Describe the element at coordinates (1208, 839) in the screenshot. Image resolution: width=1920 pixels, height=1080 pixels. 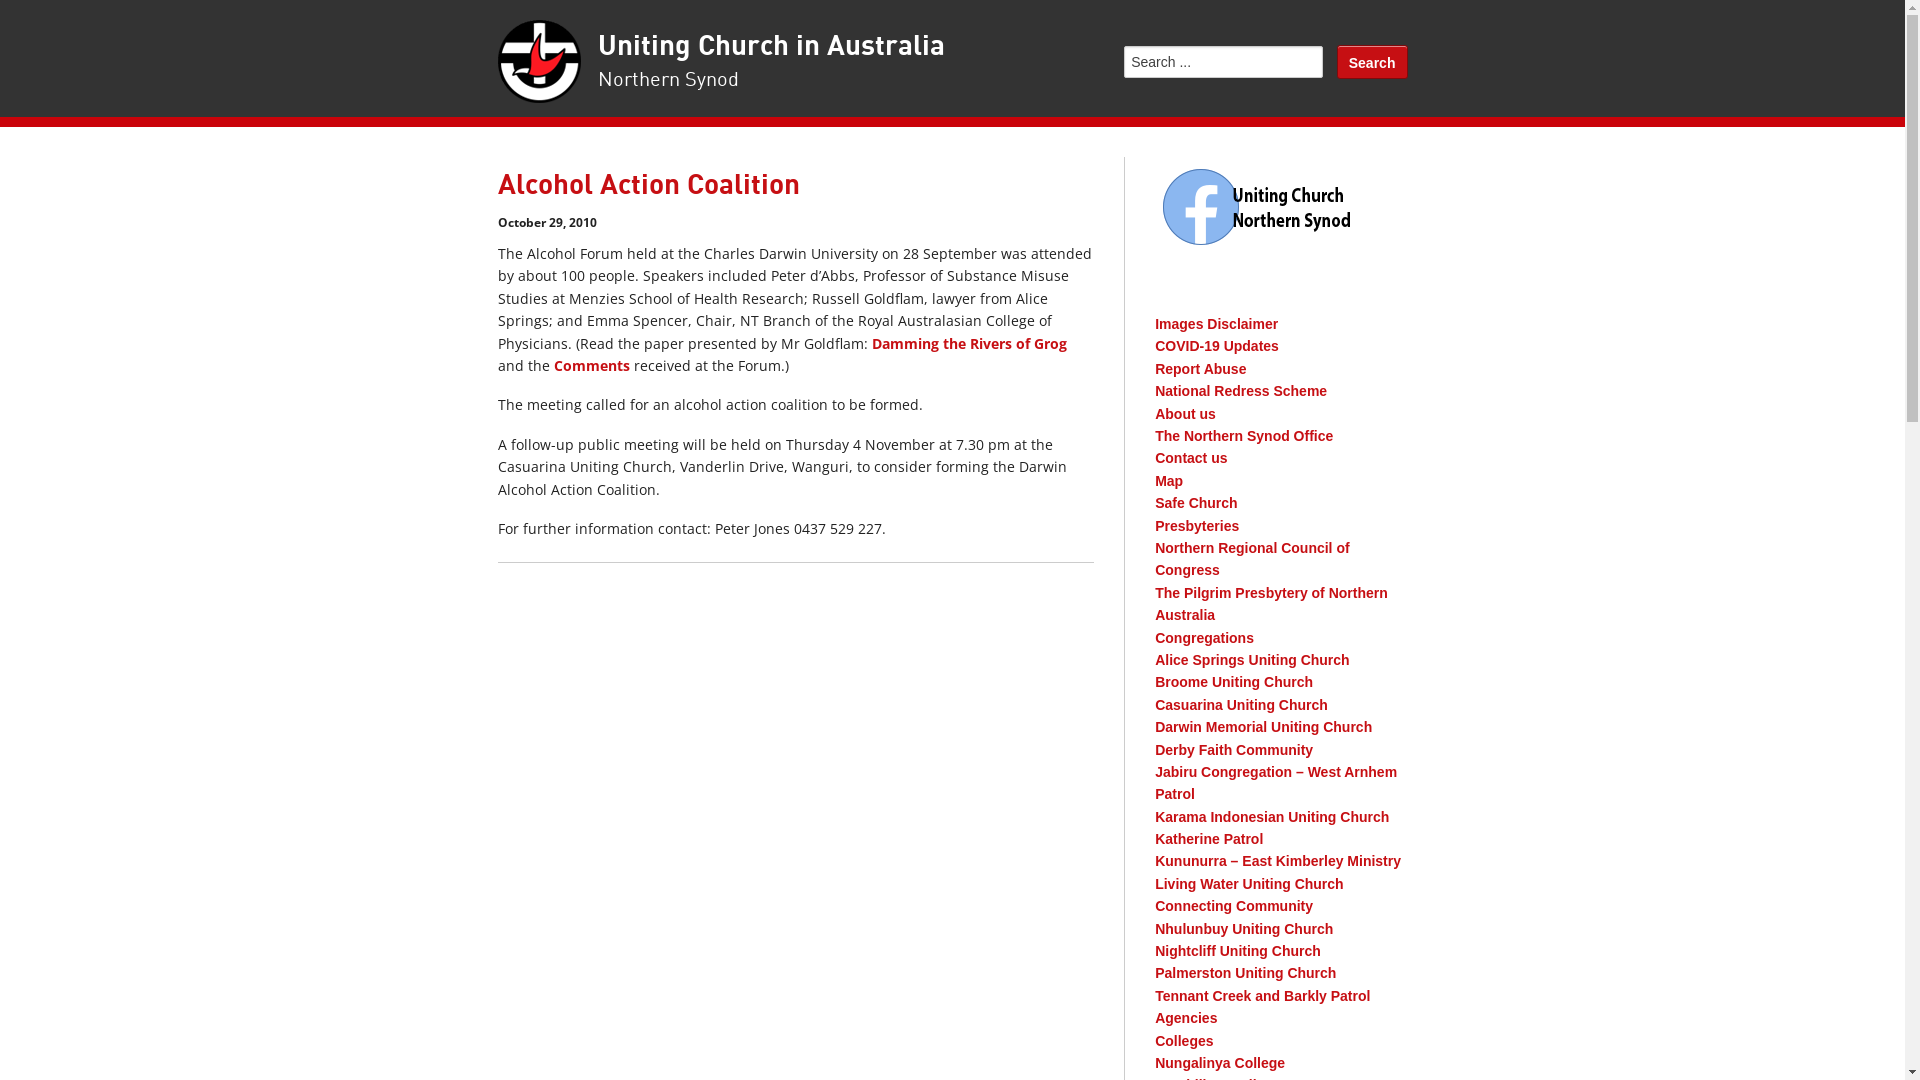
I see `'Katherine Patrol'` at that location.